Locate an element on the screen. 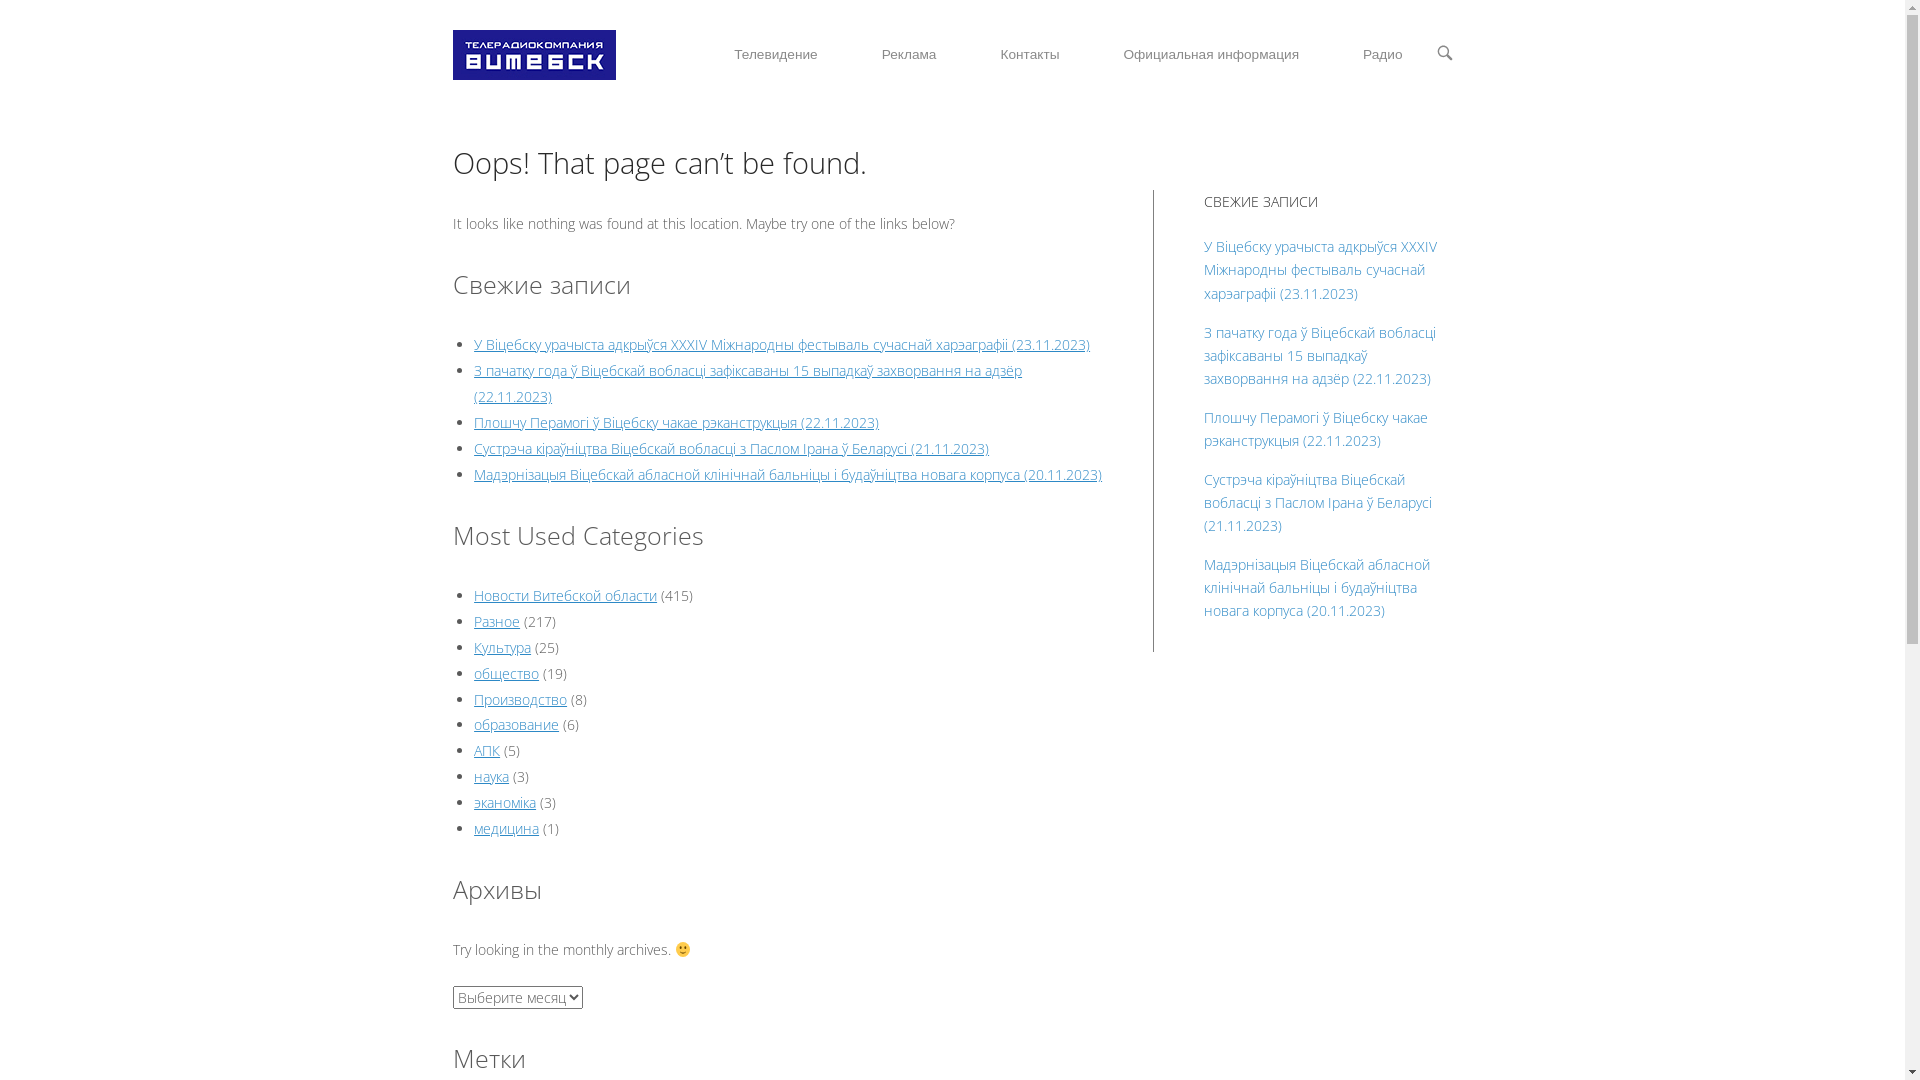 Image resolution: width=1920 pixels, height=1080 pixels. 'Home' is located at coordinates (533, 52).